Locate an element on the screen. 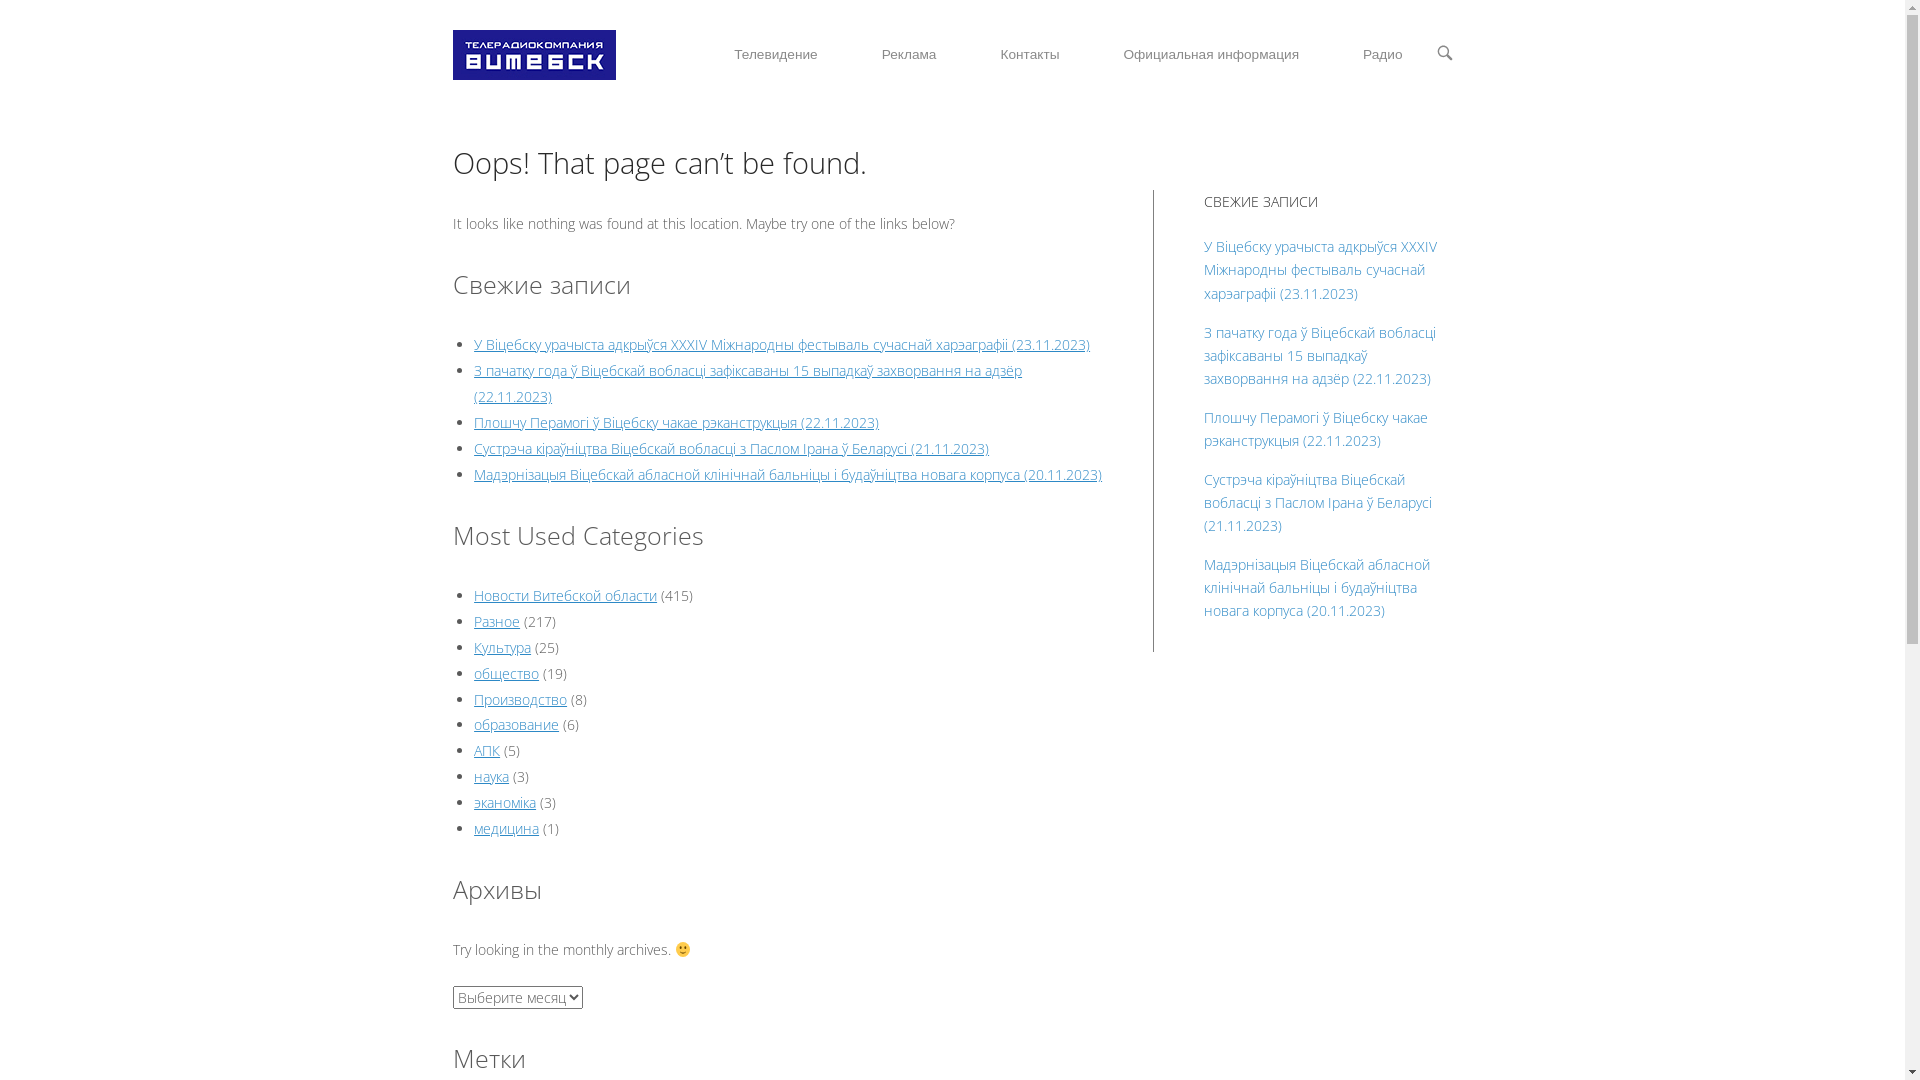 Image resolution: width=1920 pixels, height=1080 pixels. 'Home' is located at coordinates (533, 52).